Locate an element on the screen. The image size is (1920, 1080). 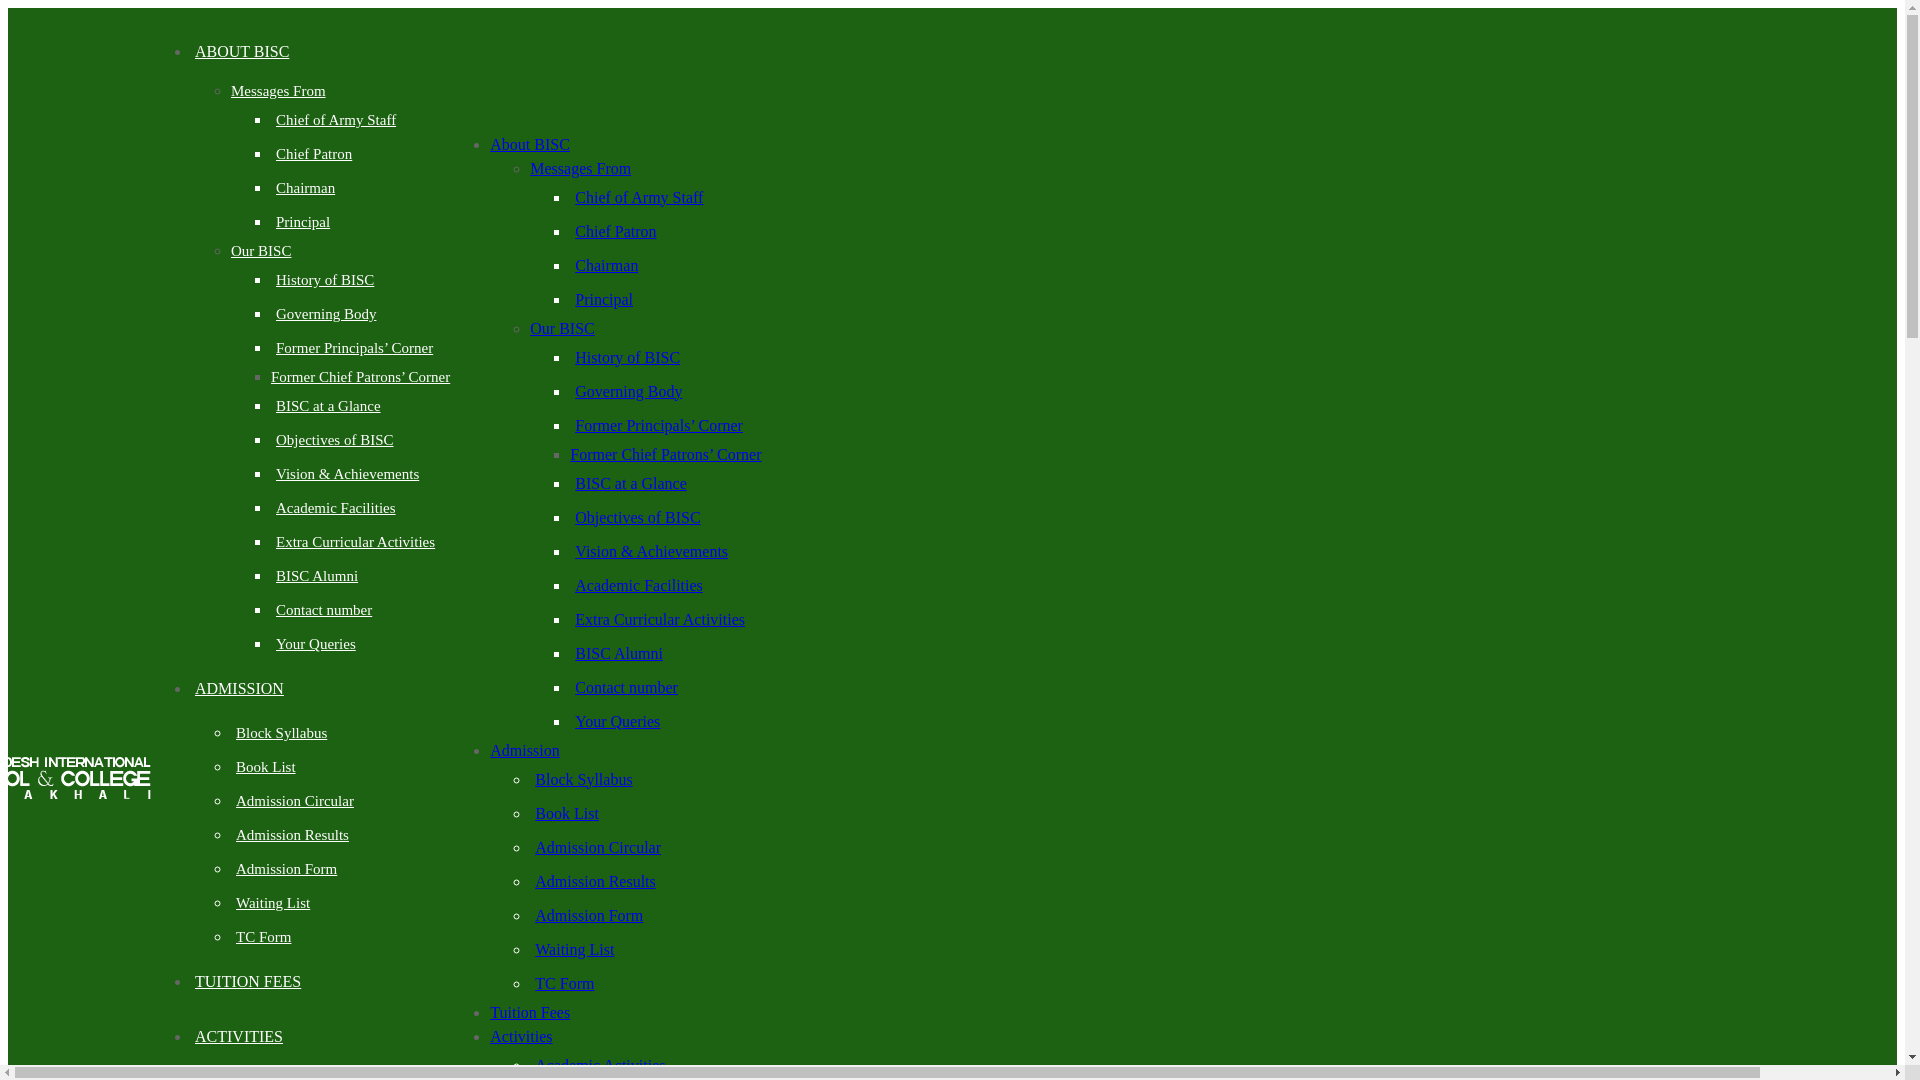
'Contact number' is located at coordinates (324, 608).